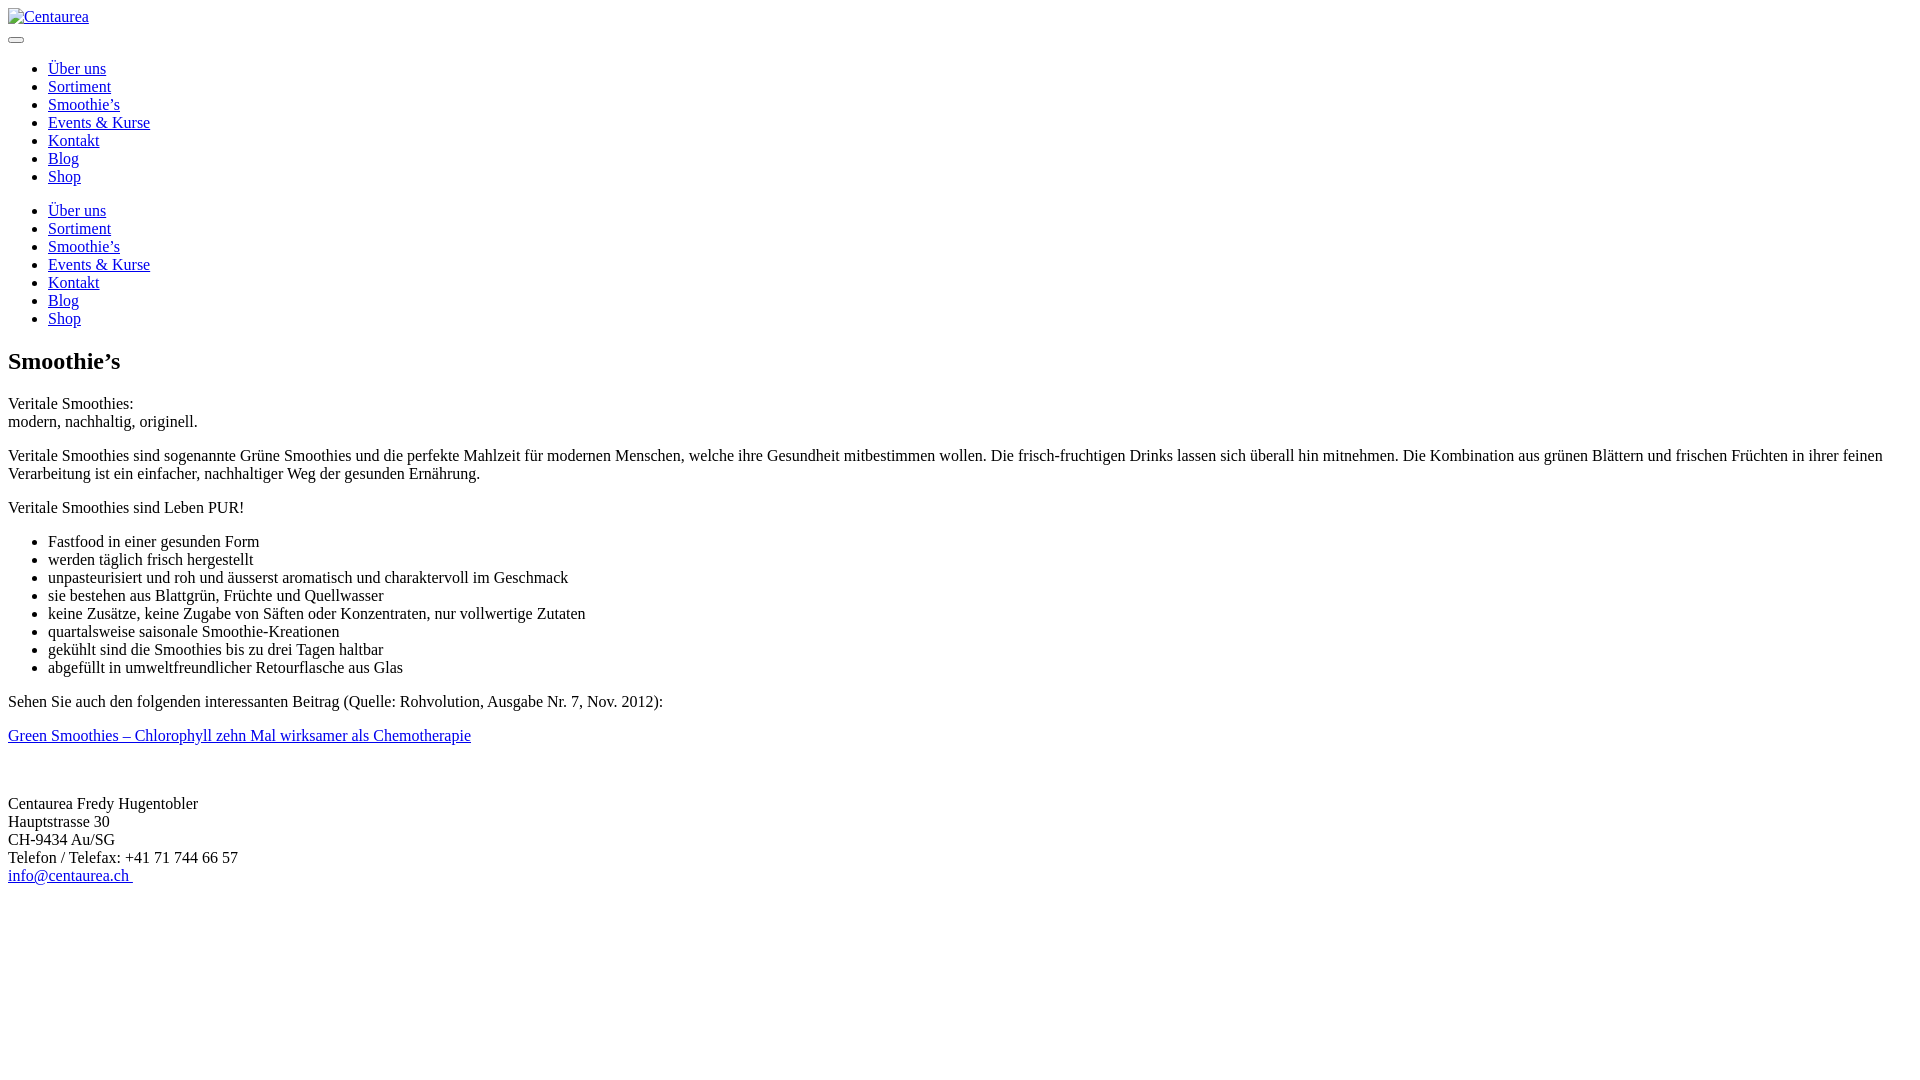 Image resolution: width=1920 pixels, height=1080 pixels. What do you see at coordinates (63, 300) in the screenshot?
I see `'Blog'` at bounding box center [63, 300].